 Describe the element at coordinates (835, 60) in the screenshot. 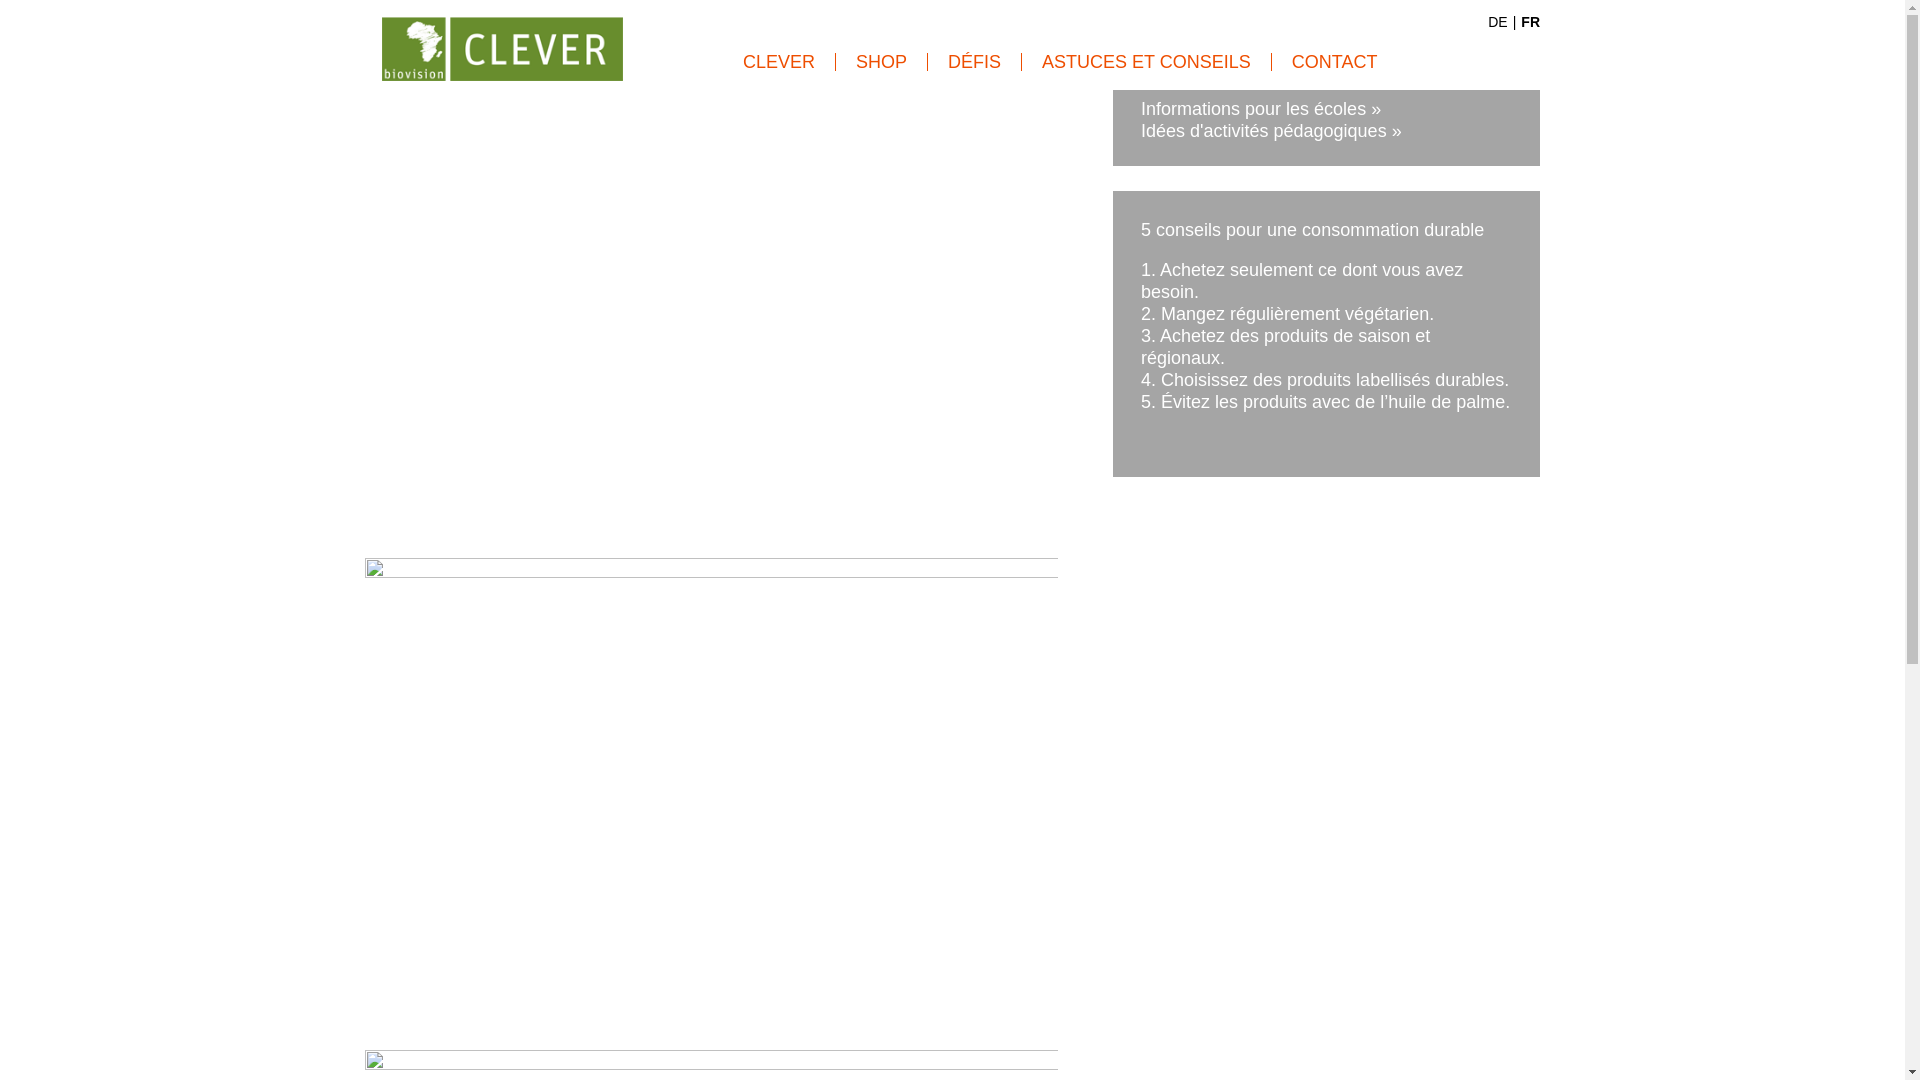

I see `'SHOP'` at that location.